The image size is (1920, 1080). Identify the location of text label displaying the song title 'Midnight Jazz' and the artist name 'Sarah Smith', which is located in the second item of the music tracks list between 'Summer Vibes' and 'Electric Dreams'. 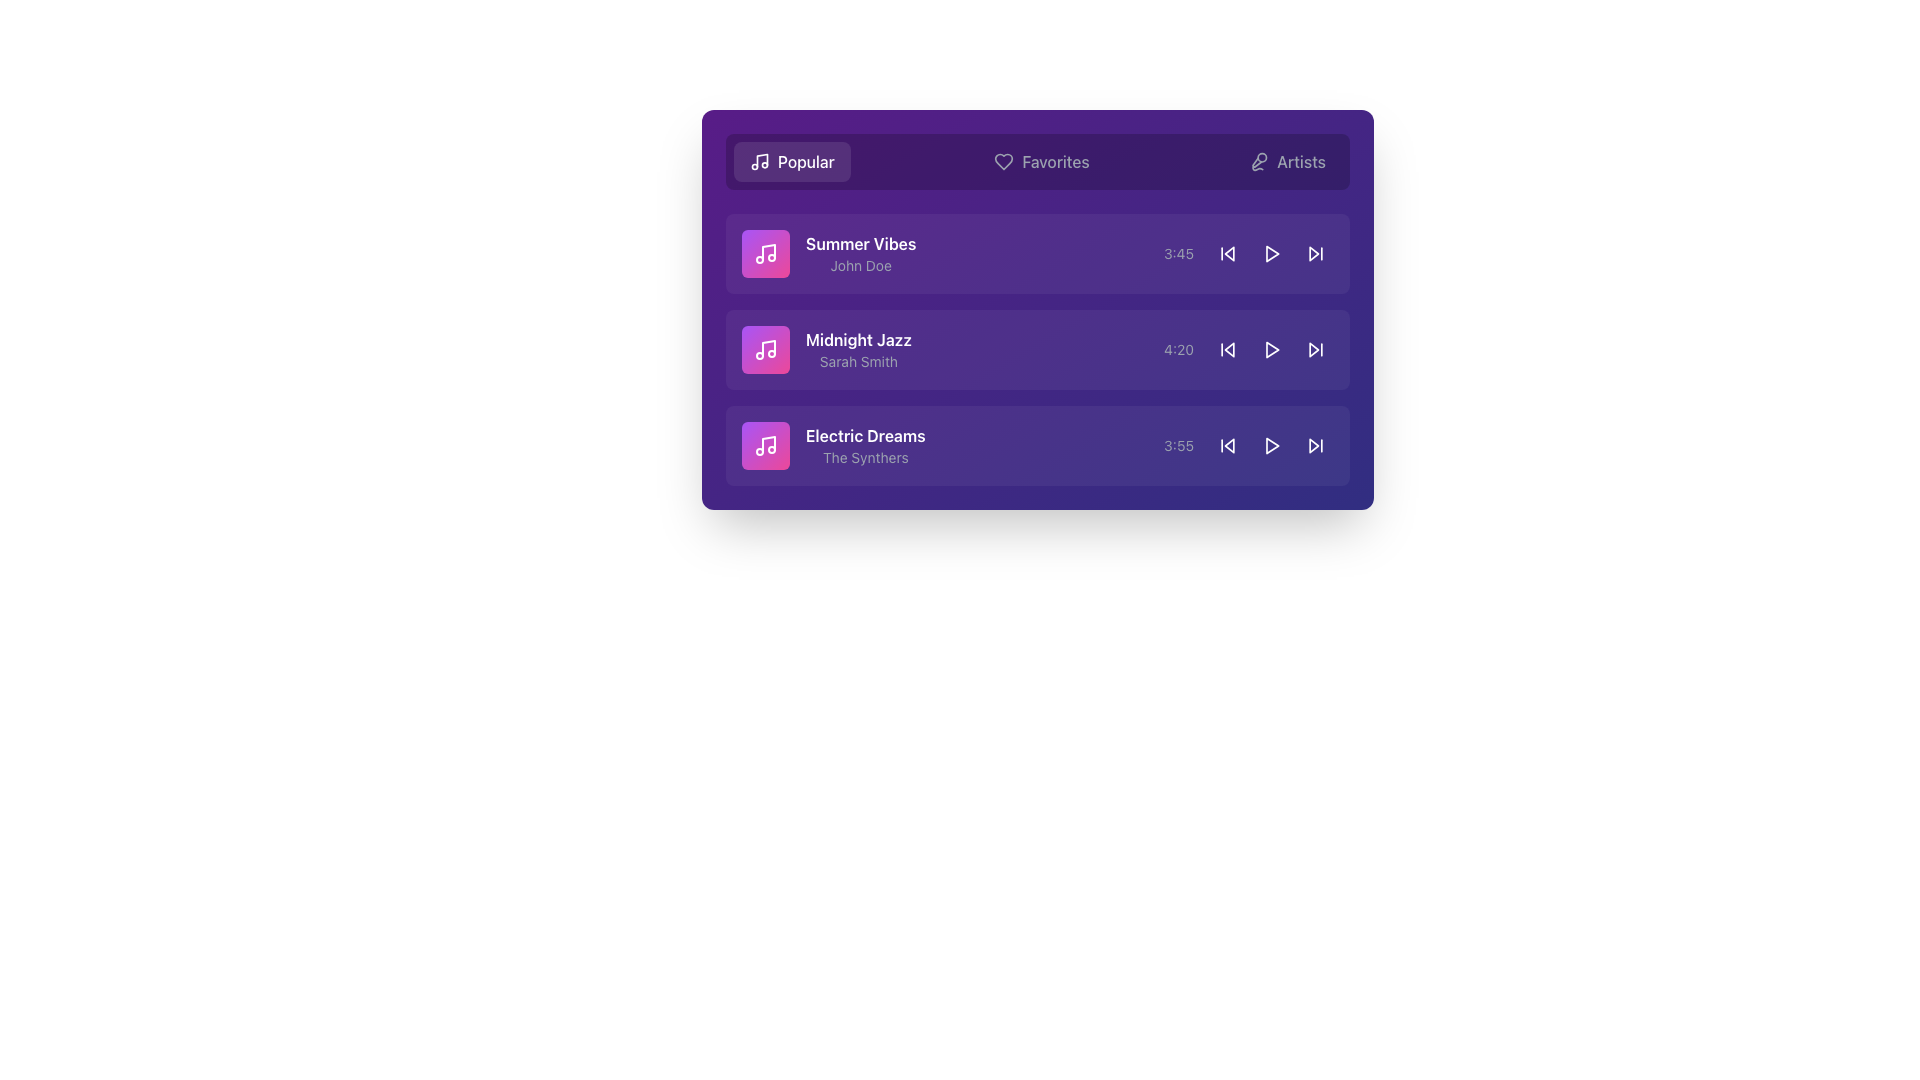
(859, 349).